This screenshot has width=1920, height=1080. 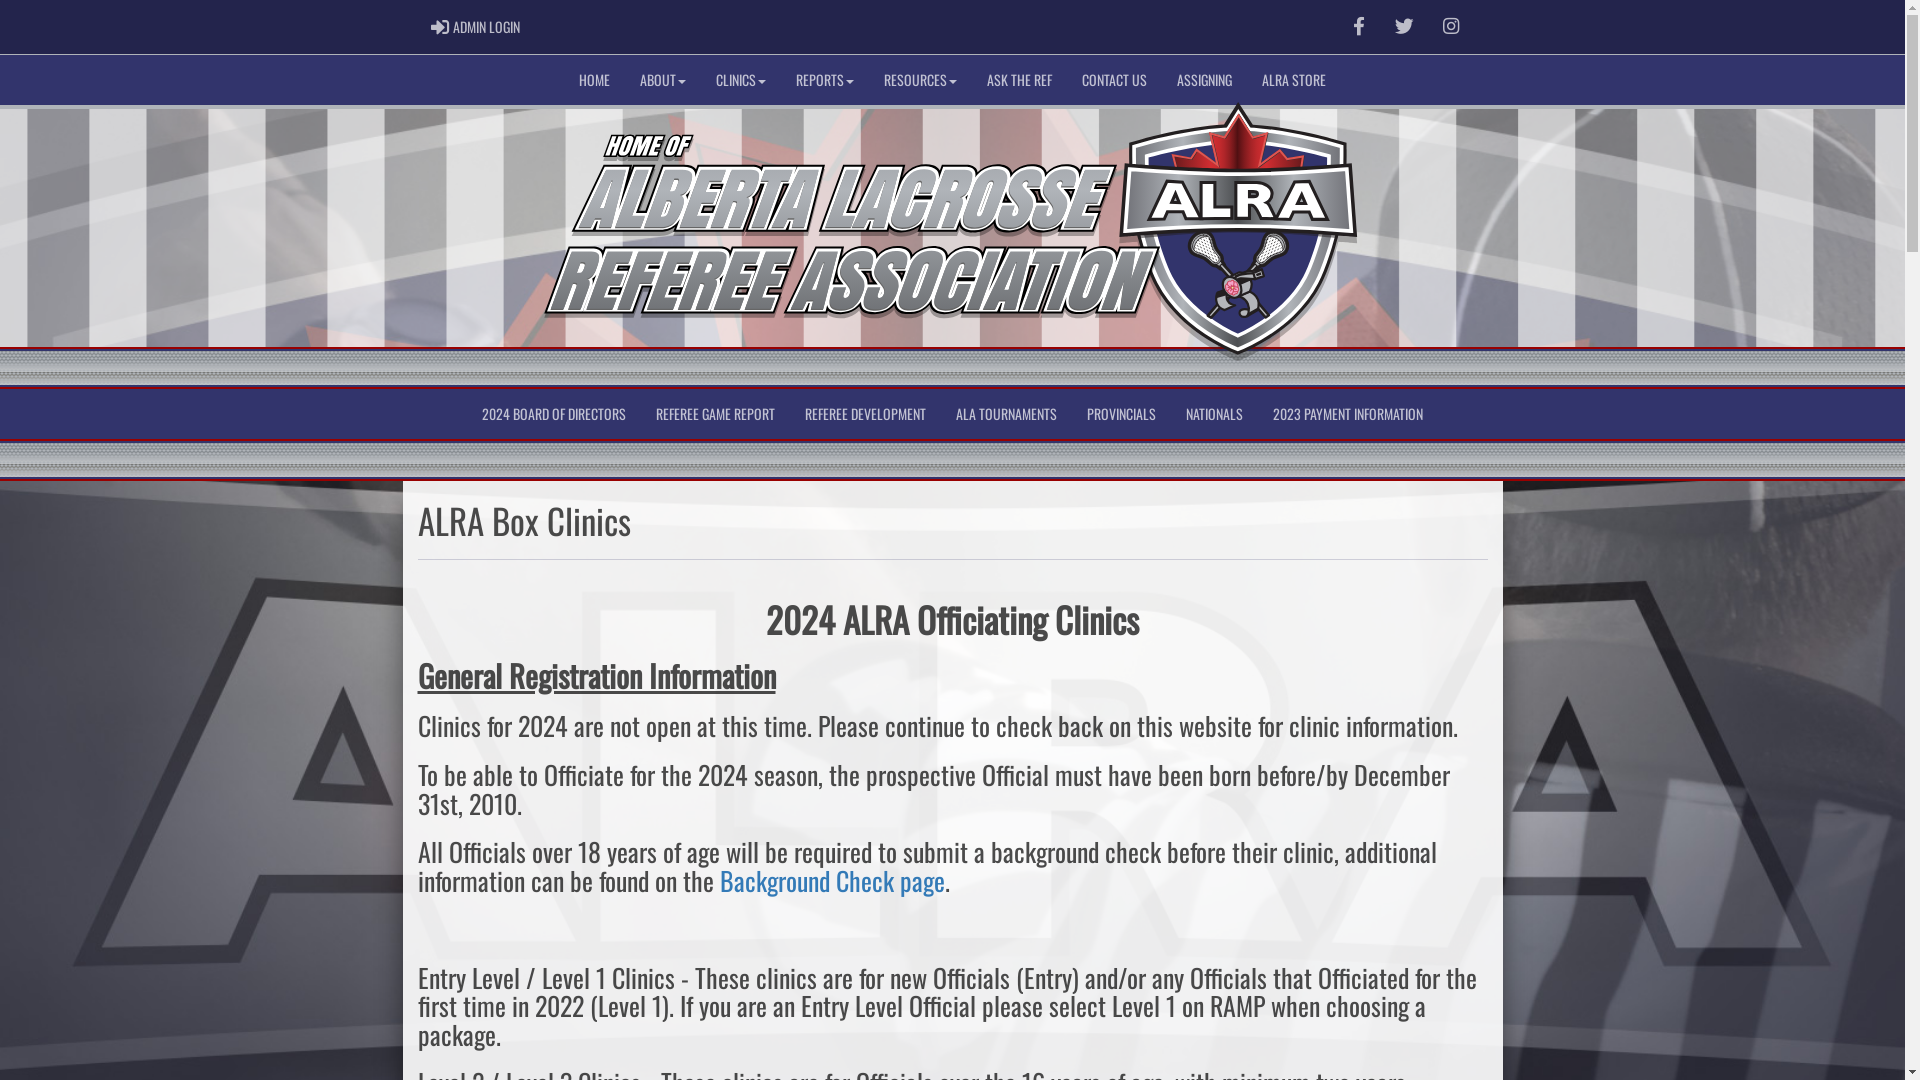 What do you see at coordinates (474, 27) in the screenshot?
I see `'LOGIN PAGE` at bounding box center [474, 27].